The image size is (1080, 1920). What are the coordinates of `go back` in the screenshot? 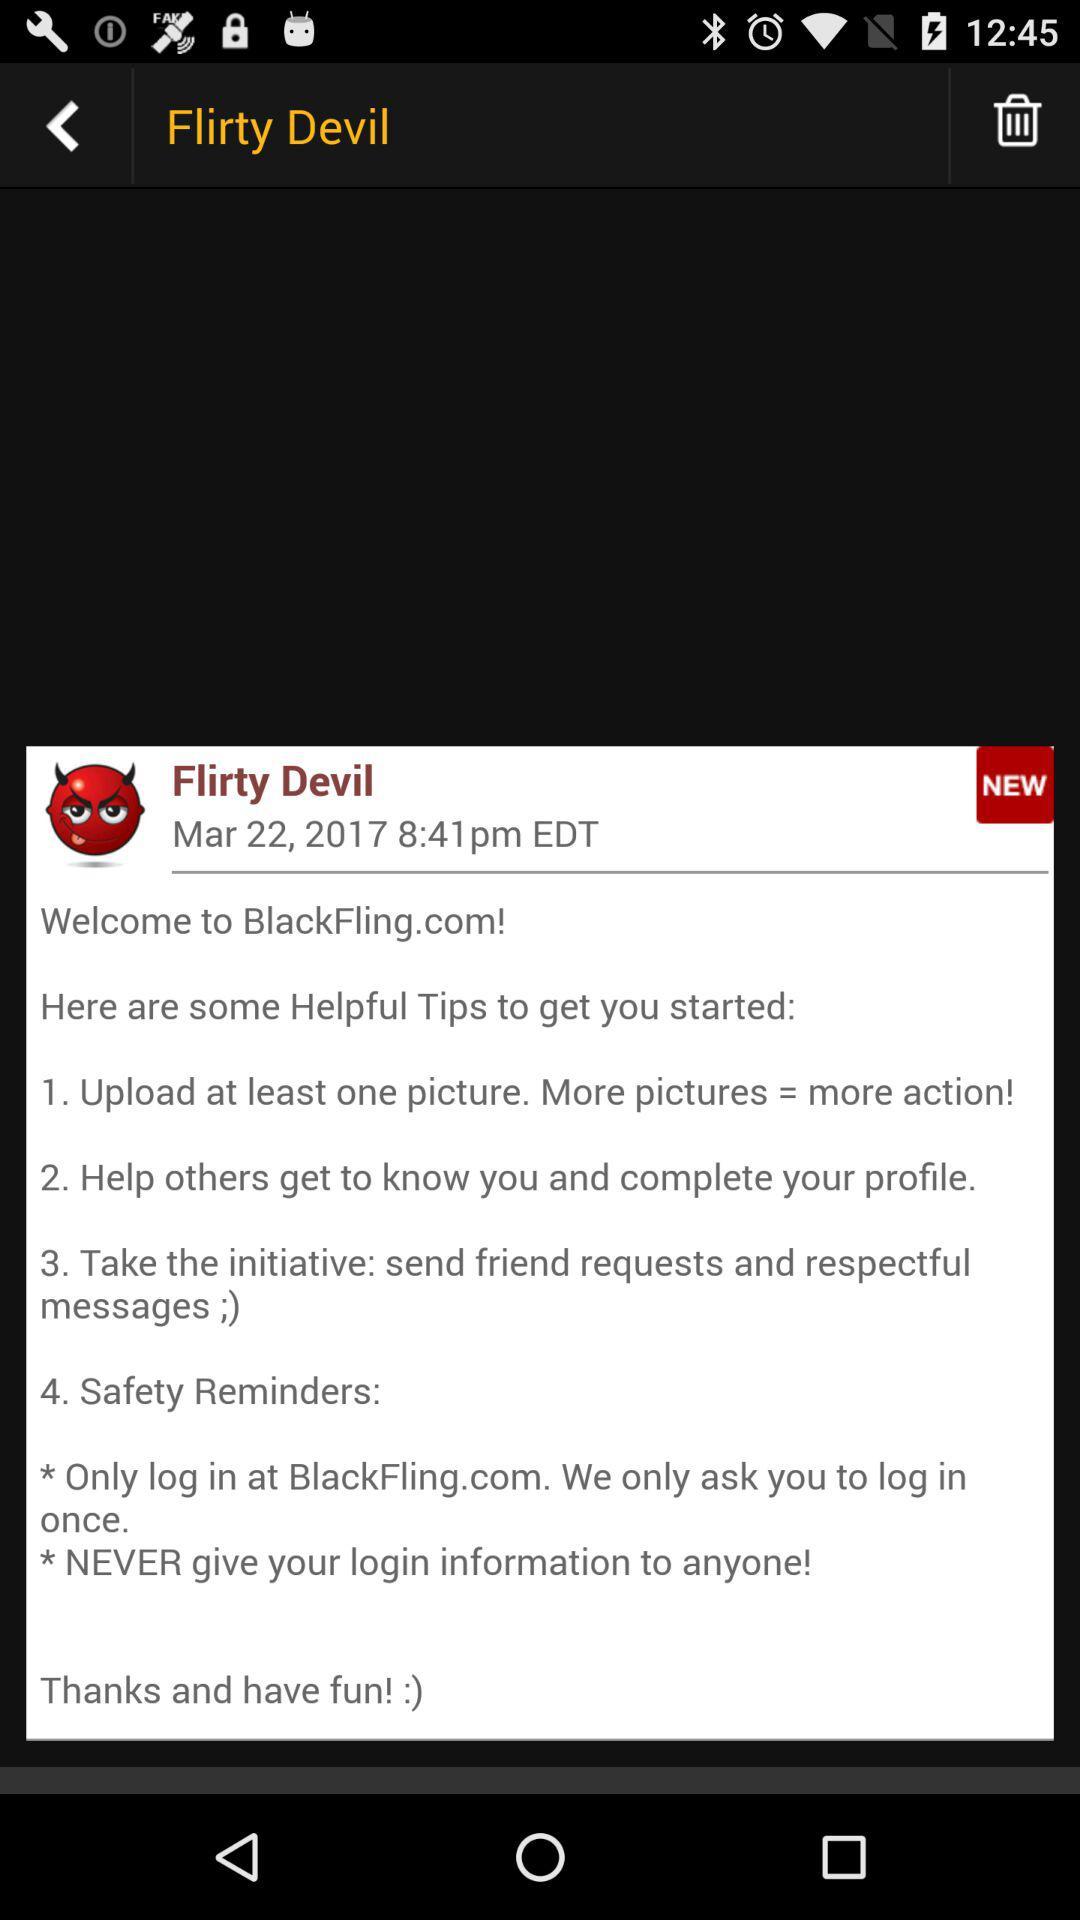 It's located at (61, 124).